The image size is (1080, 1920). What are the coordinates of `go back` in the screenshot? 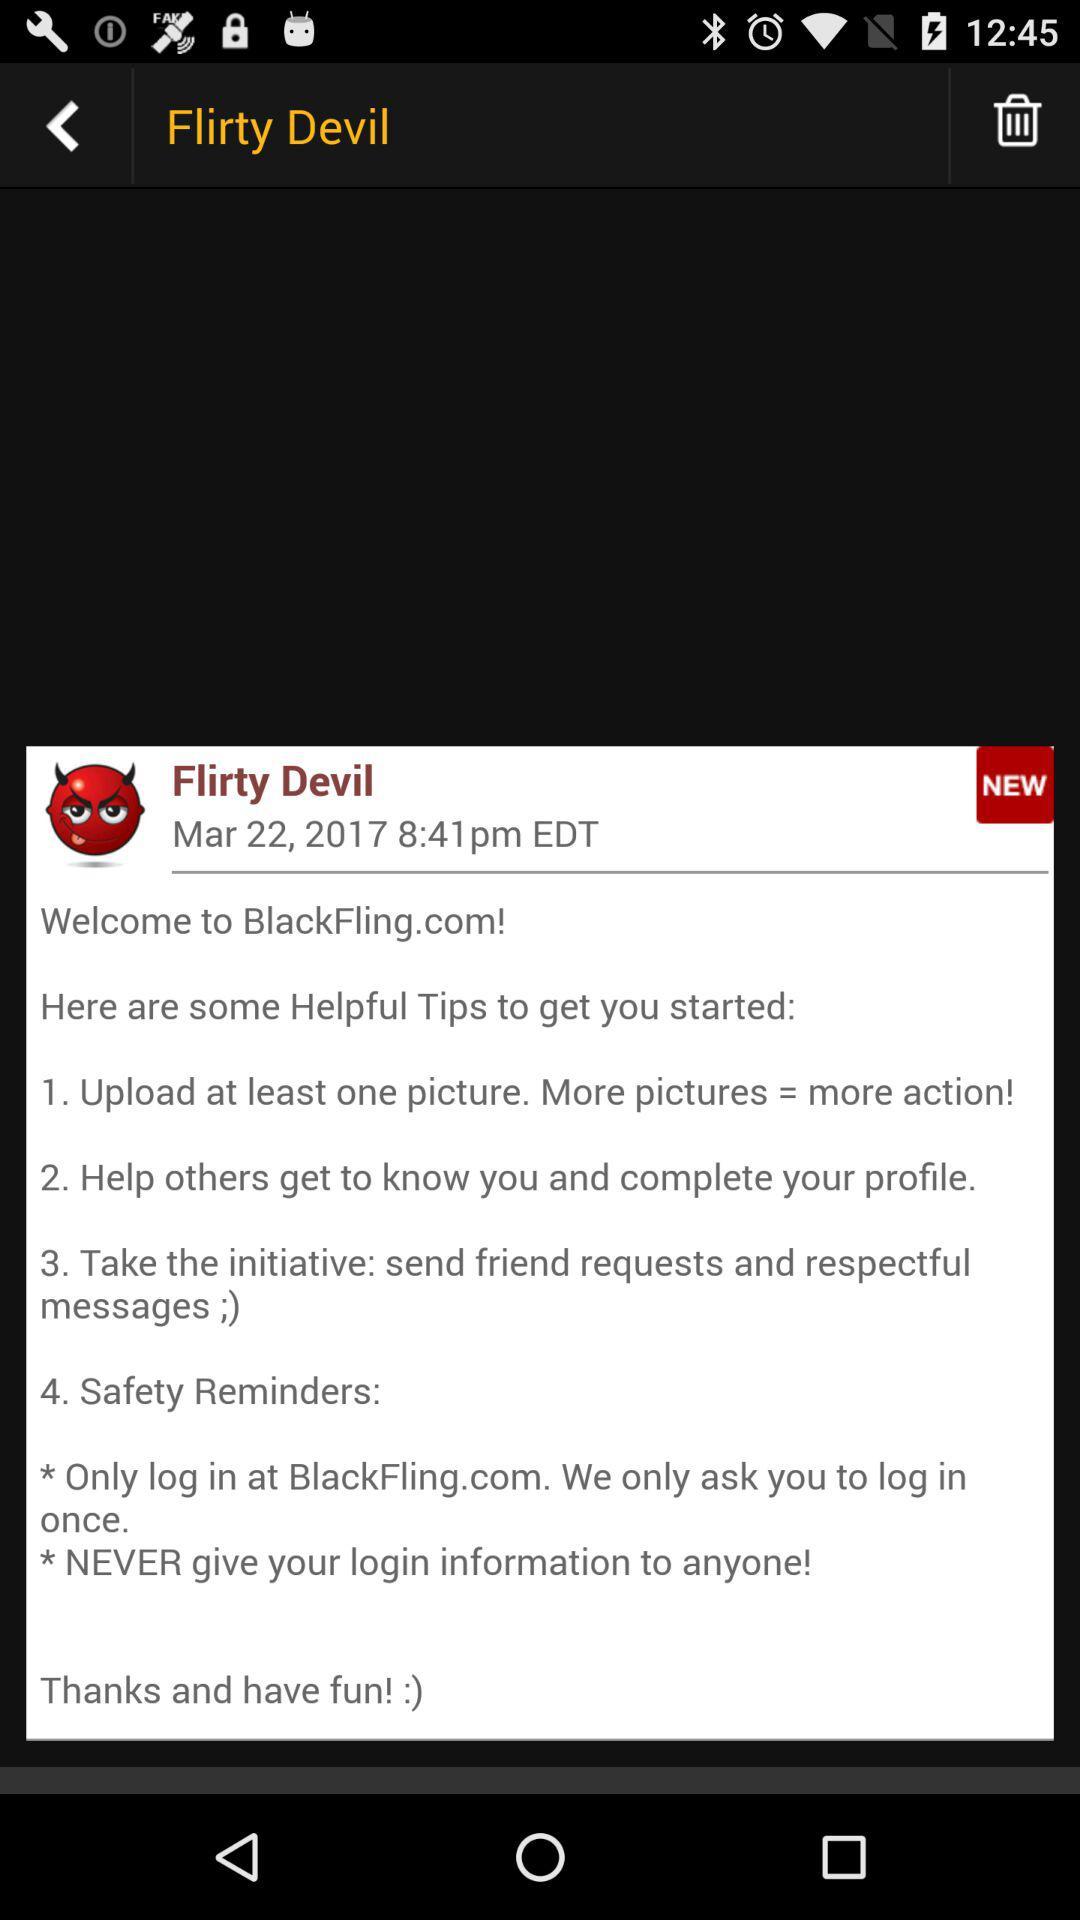 It's located at (61, 124).